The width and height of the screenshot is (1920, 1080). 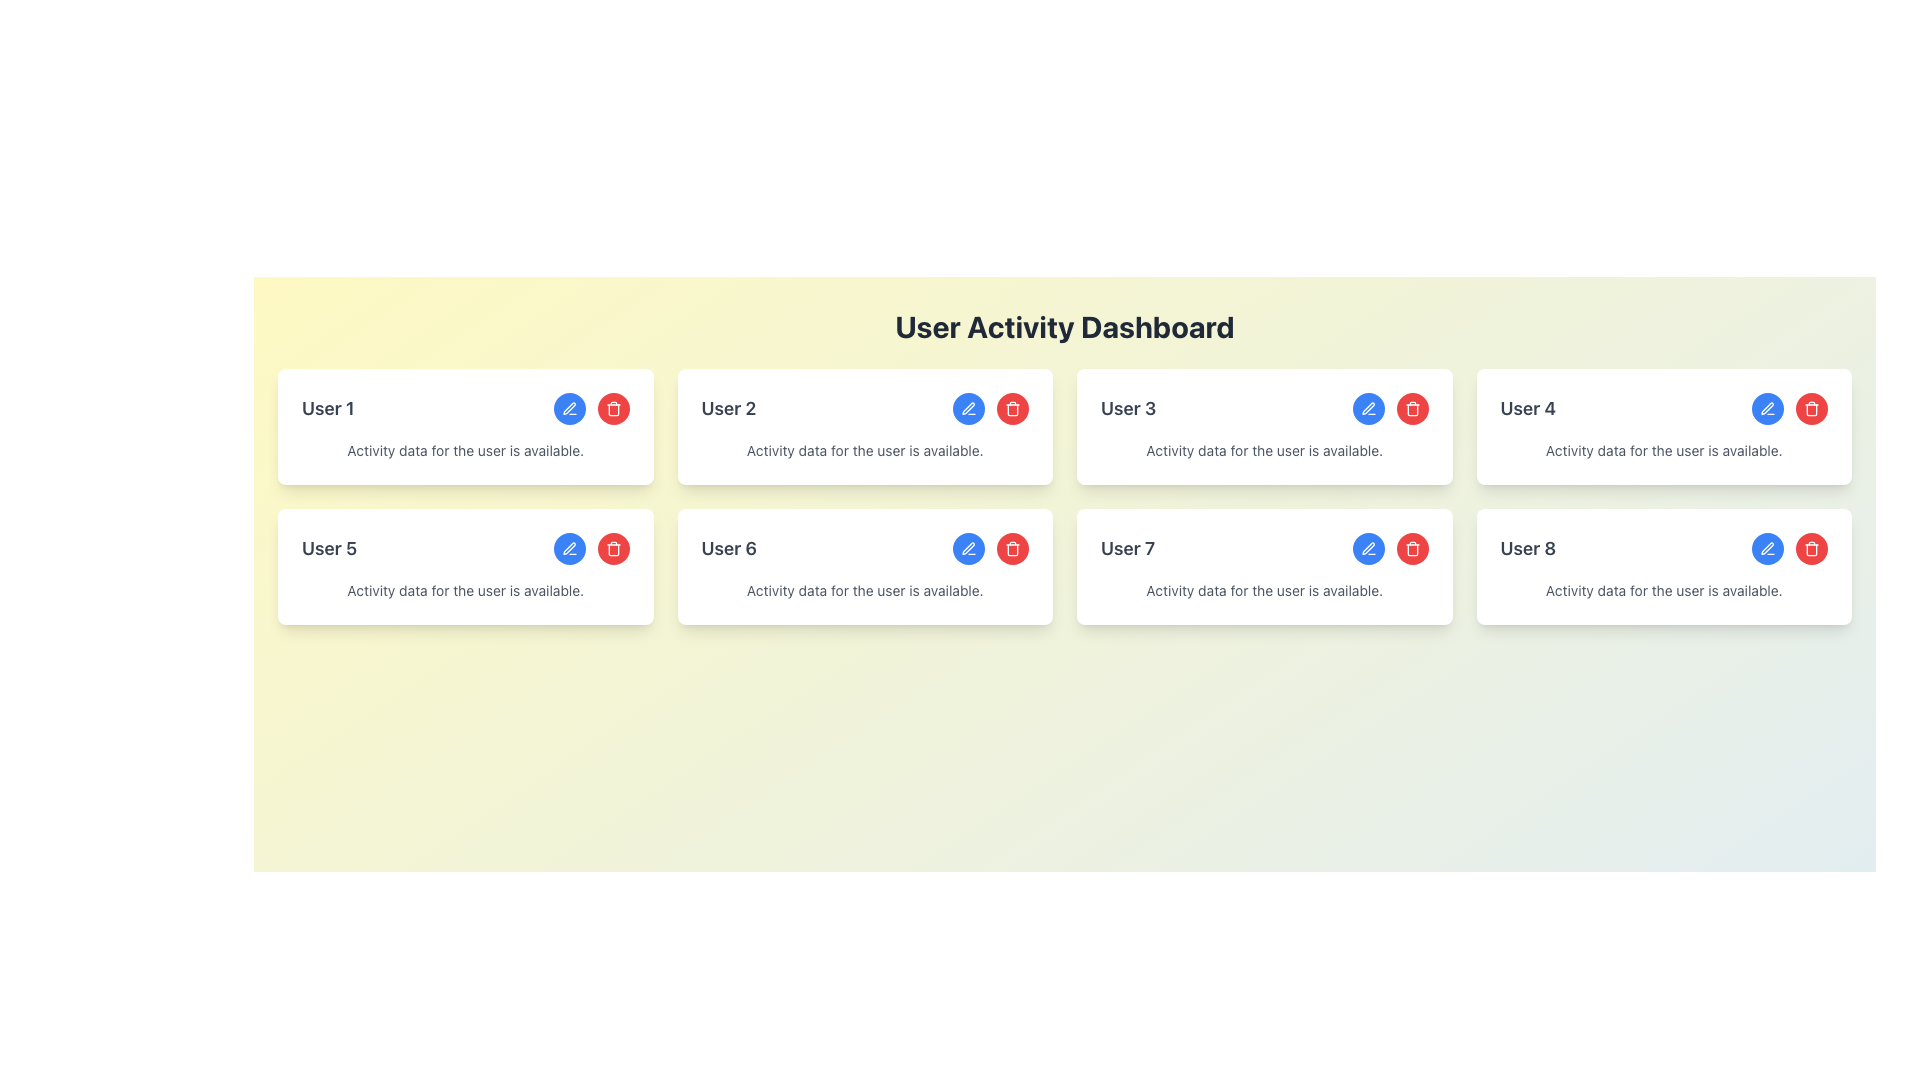 What do you see at coordinates (969, 548) in the screenshot?
I see `the circular blue edit button with a pencil icon for 'User 6'` at bounding box center [969, 548].